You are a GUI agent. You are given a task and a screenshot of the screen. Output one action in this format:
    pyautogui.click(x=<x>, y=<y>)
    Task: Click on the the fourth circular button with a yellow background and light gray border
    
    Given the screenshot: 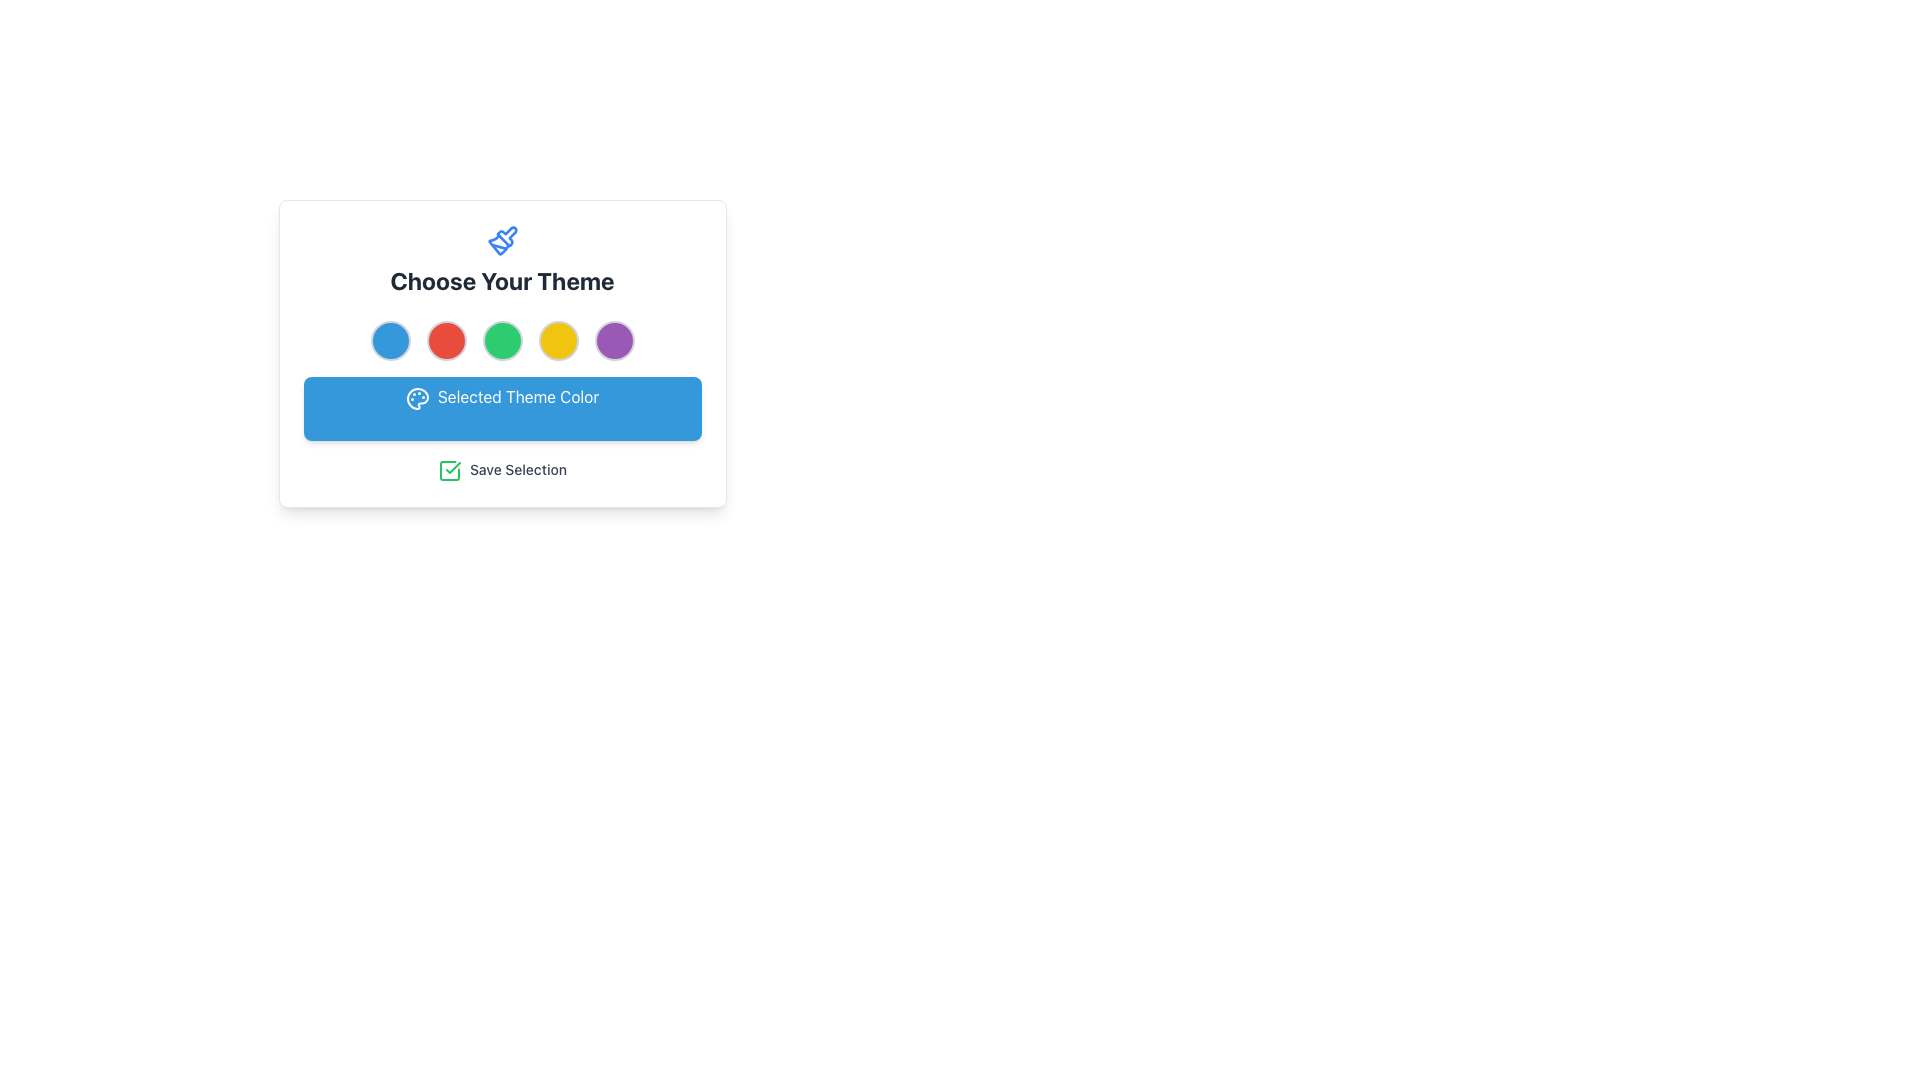 What is the action you would take?
    pyautogui.click(x=558, y=339)
    